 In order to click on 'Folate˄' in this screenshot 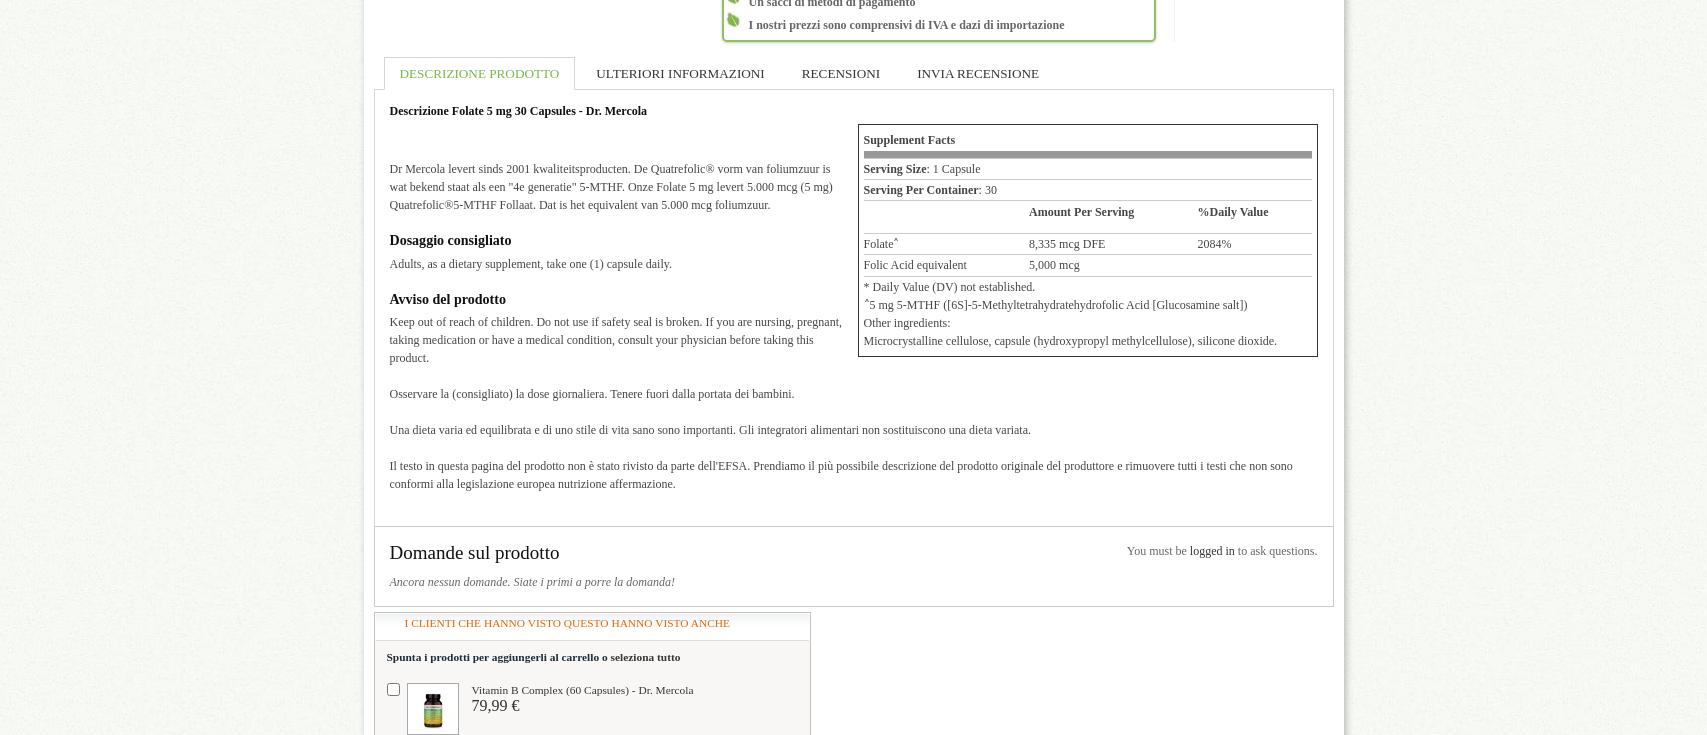, I will do `click(862, 241)`.